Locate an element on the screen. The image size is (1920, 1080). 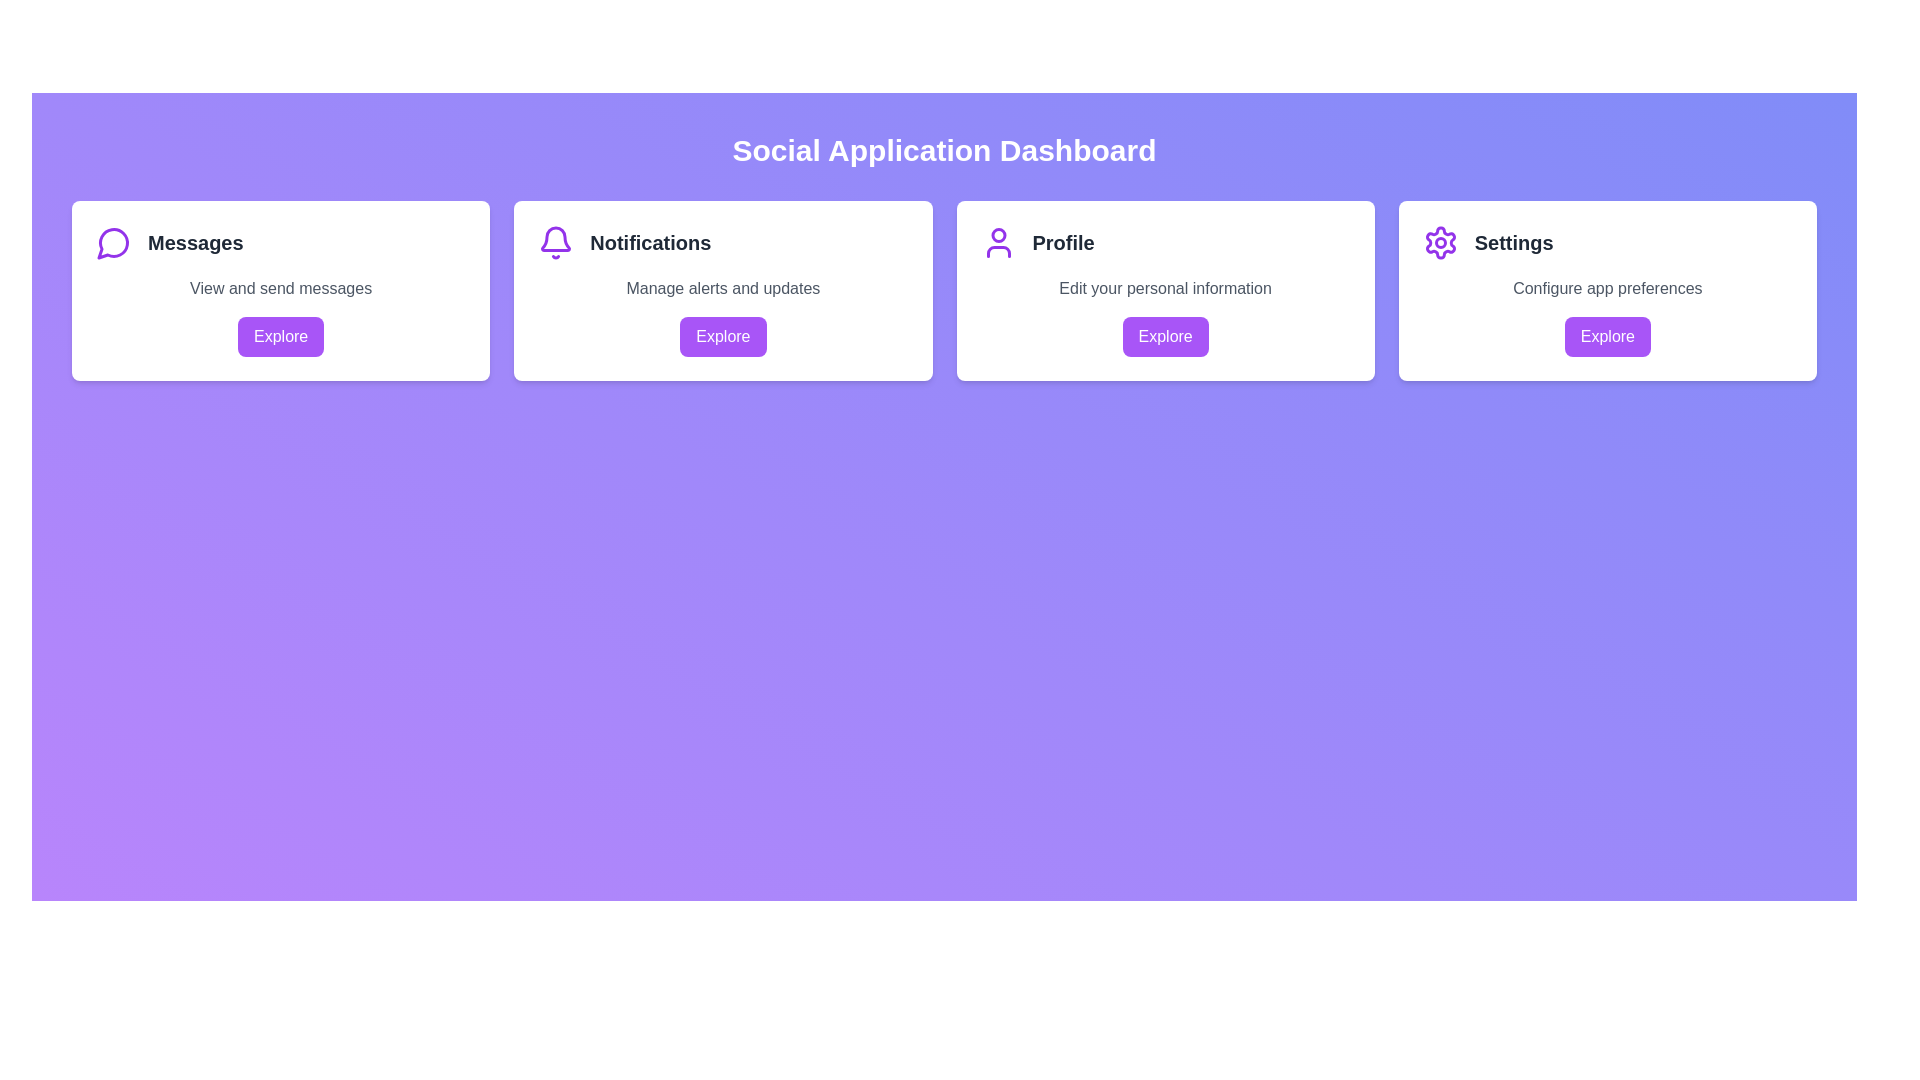
the second 'Explore' button located within the 'Notifications' card beneath the text 'Manage alerts and updates' is located at coordinates (722, 335).